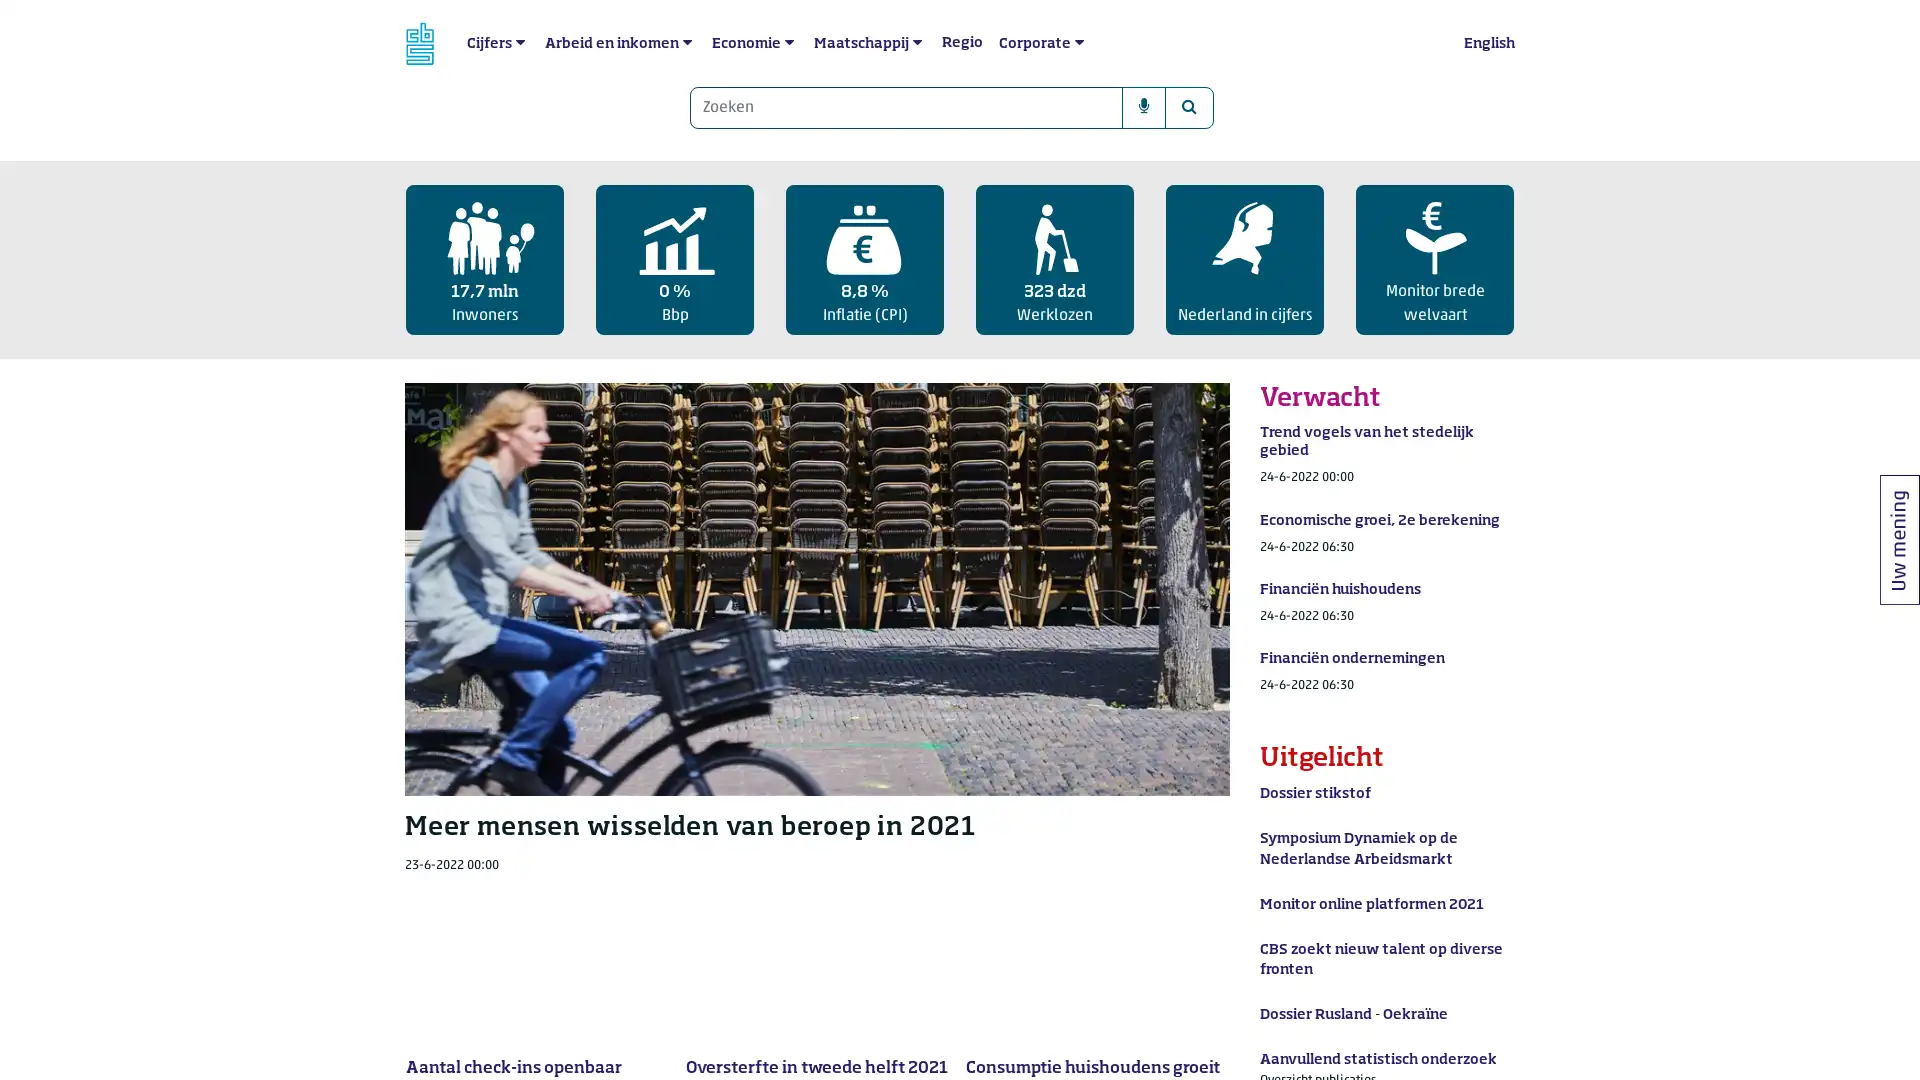 Image resolution: width=1920 pixels, height=1080 pixels. I want to click on submenu Cijfers, so click(520, 42).